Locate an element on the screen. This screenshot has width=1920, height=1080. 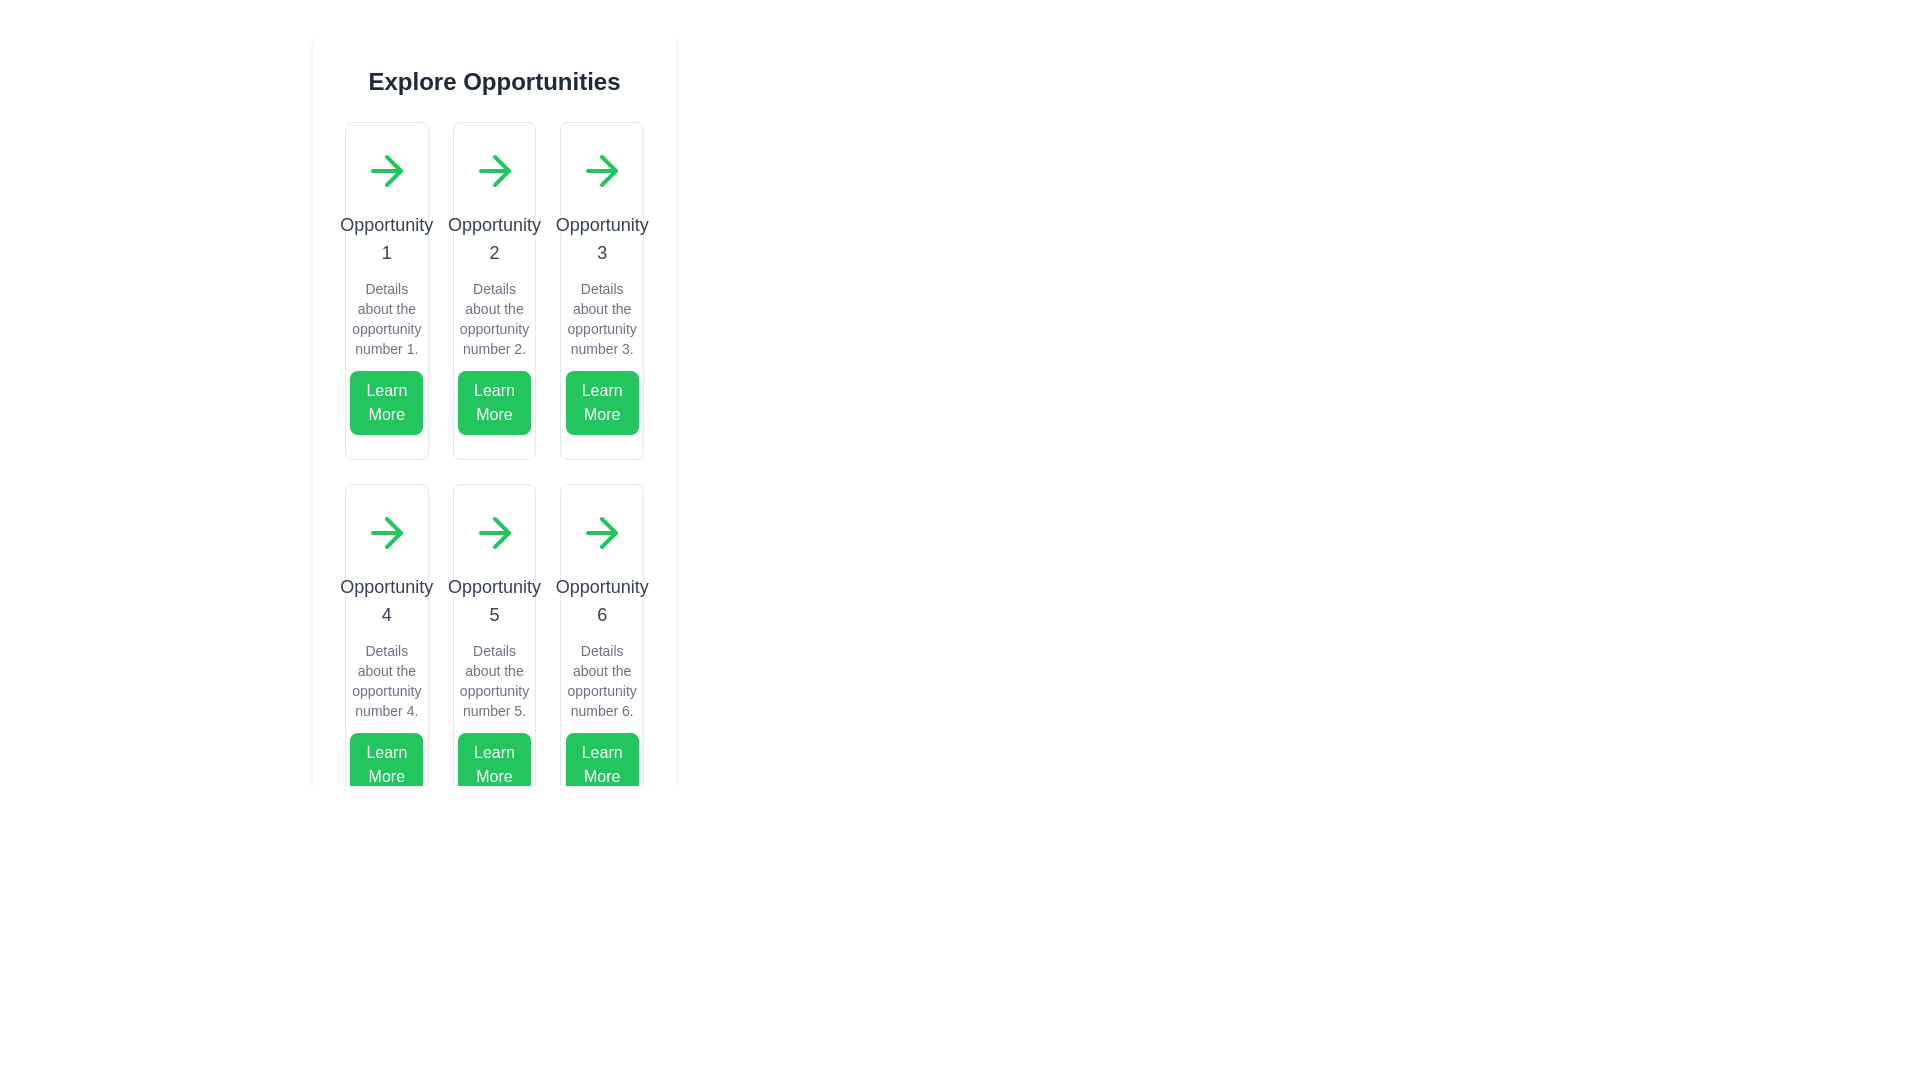
text content displayed in the 'Opportunity 3' column, located beneath the title 'Opportunity 3' and above the 'Learn More' button is located at coordinates (601, 318).